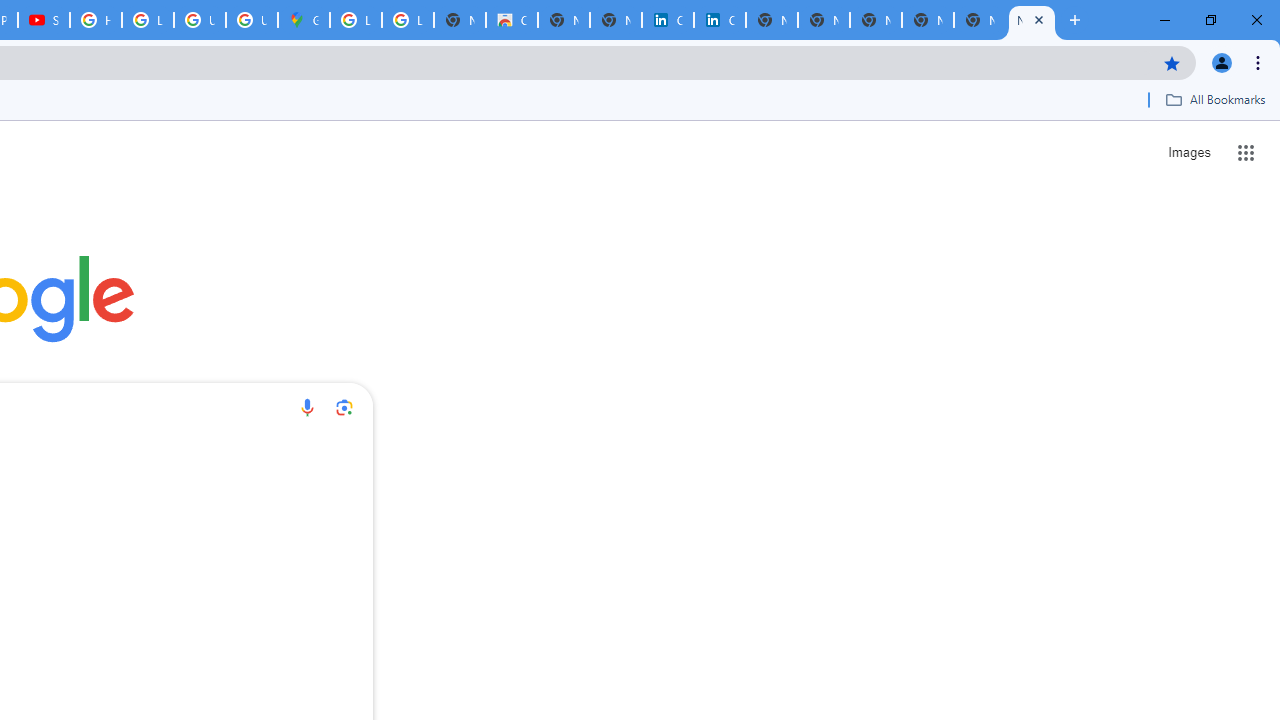 Image resolution: width=1280 pixels, height=720 pixels. I want to click on 'How Chrome protects your passwords - Google Chrome Help', so click(95, 20).